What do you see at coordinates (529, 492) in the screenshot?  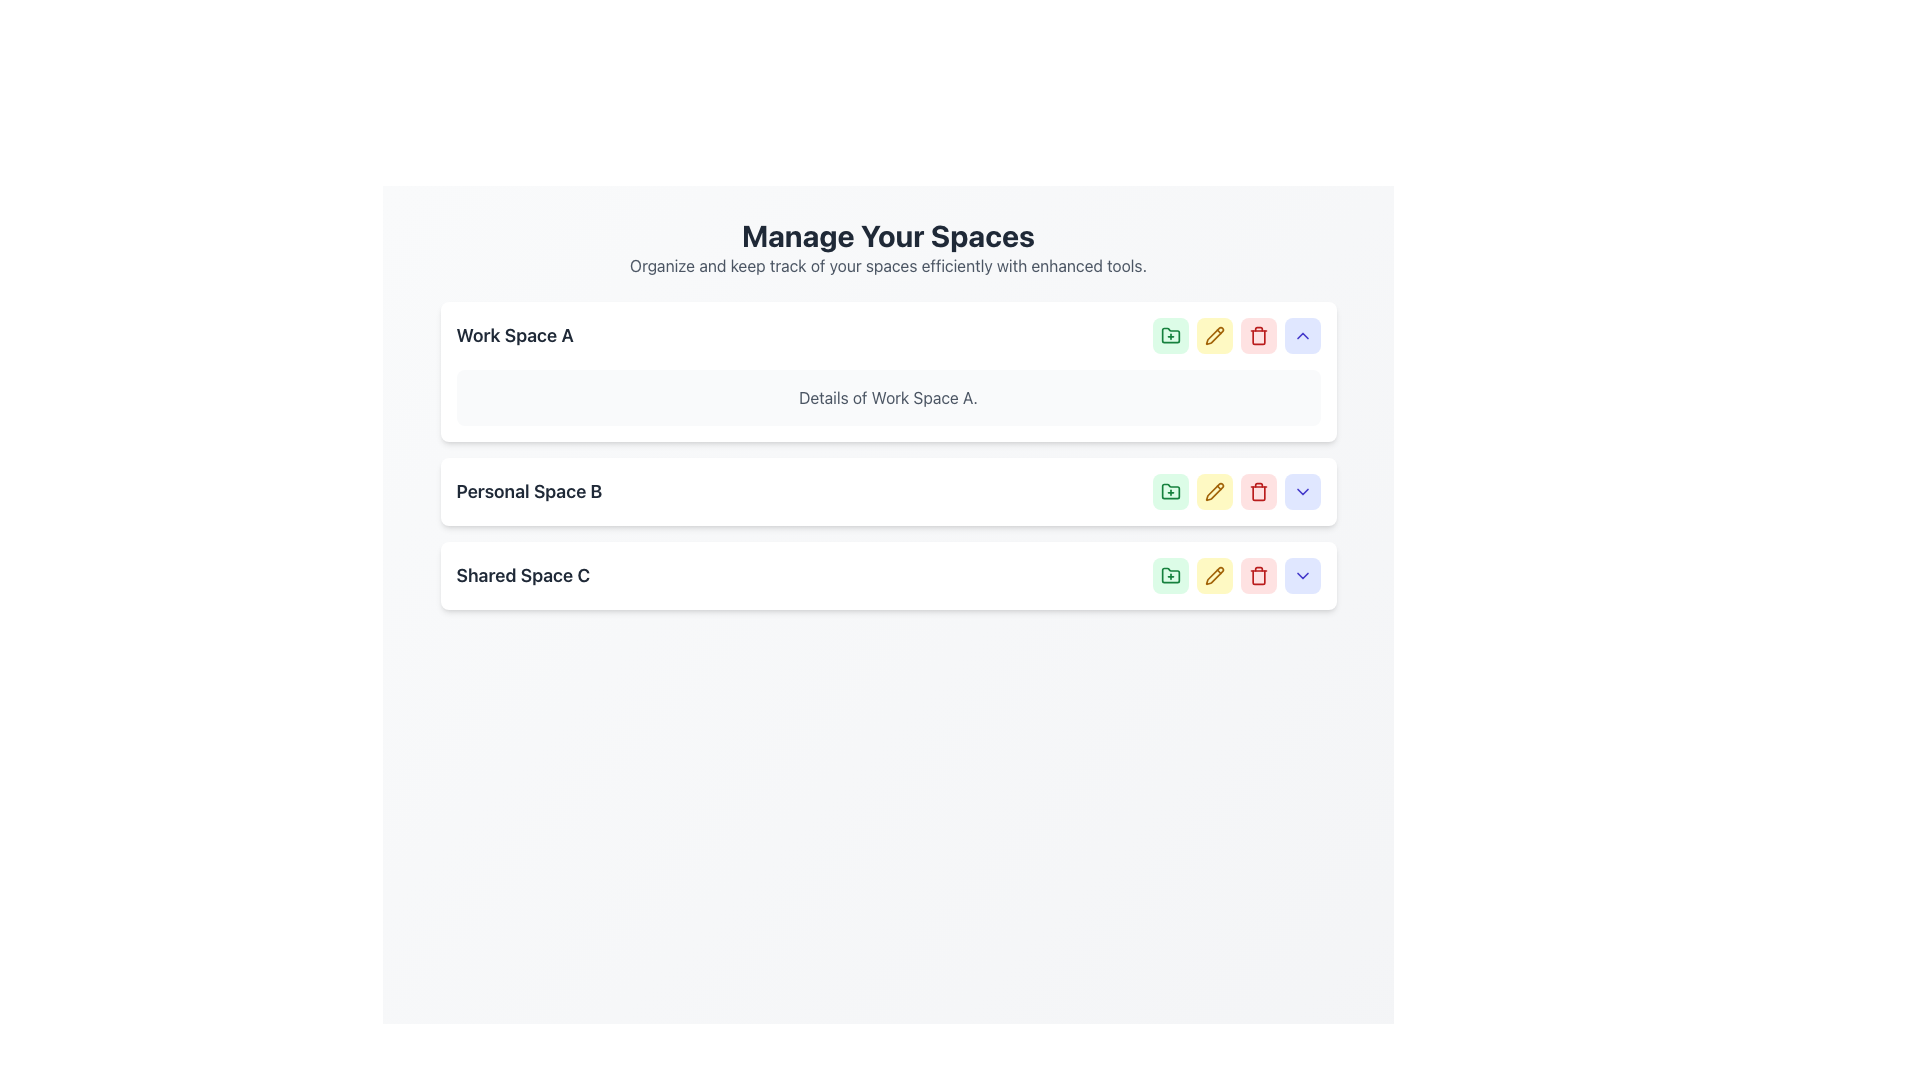 I see `the Text Label that serves as the title for the second space, positioned between 'Work Space A' and 'Shared Space C'` at bounding box center [529, 492].